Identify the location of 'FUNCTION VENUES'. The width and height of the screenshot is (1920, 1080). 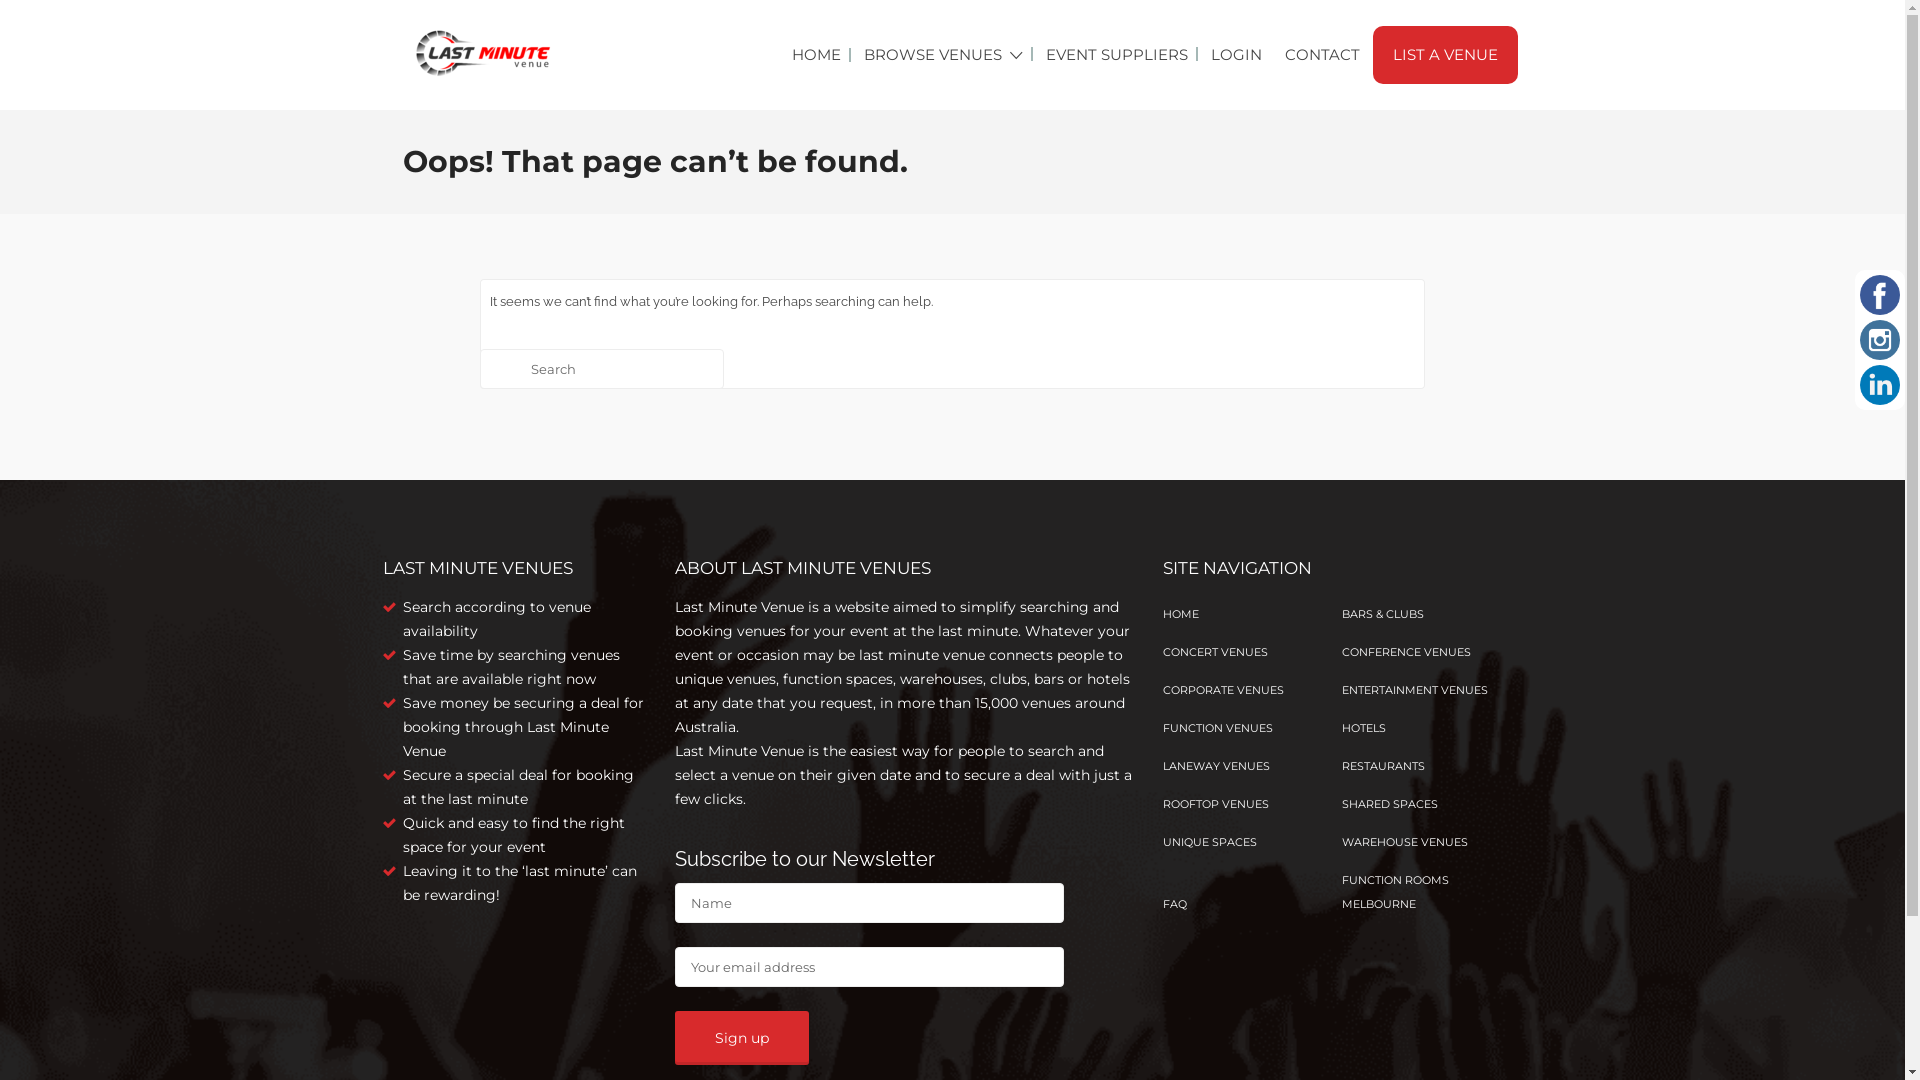
(1216, 728).